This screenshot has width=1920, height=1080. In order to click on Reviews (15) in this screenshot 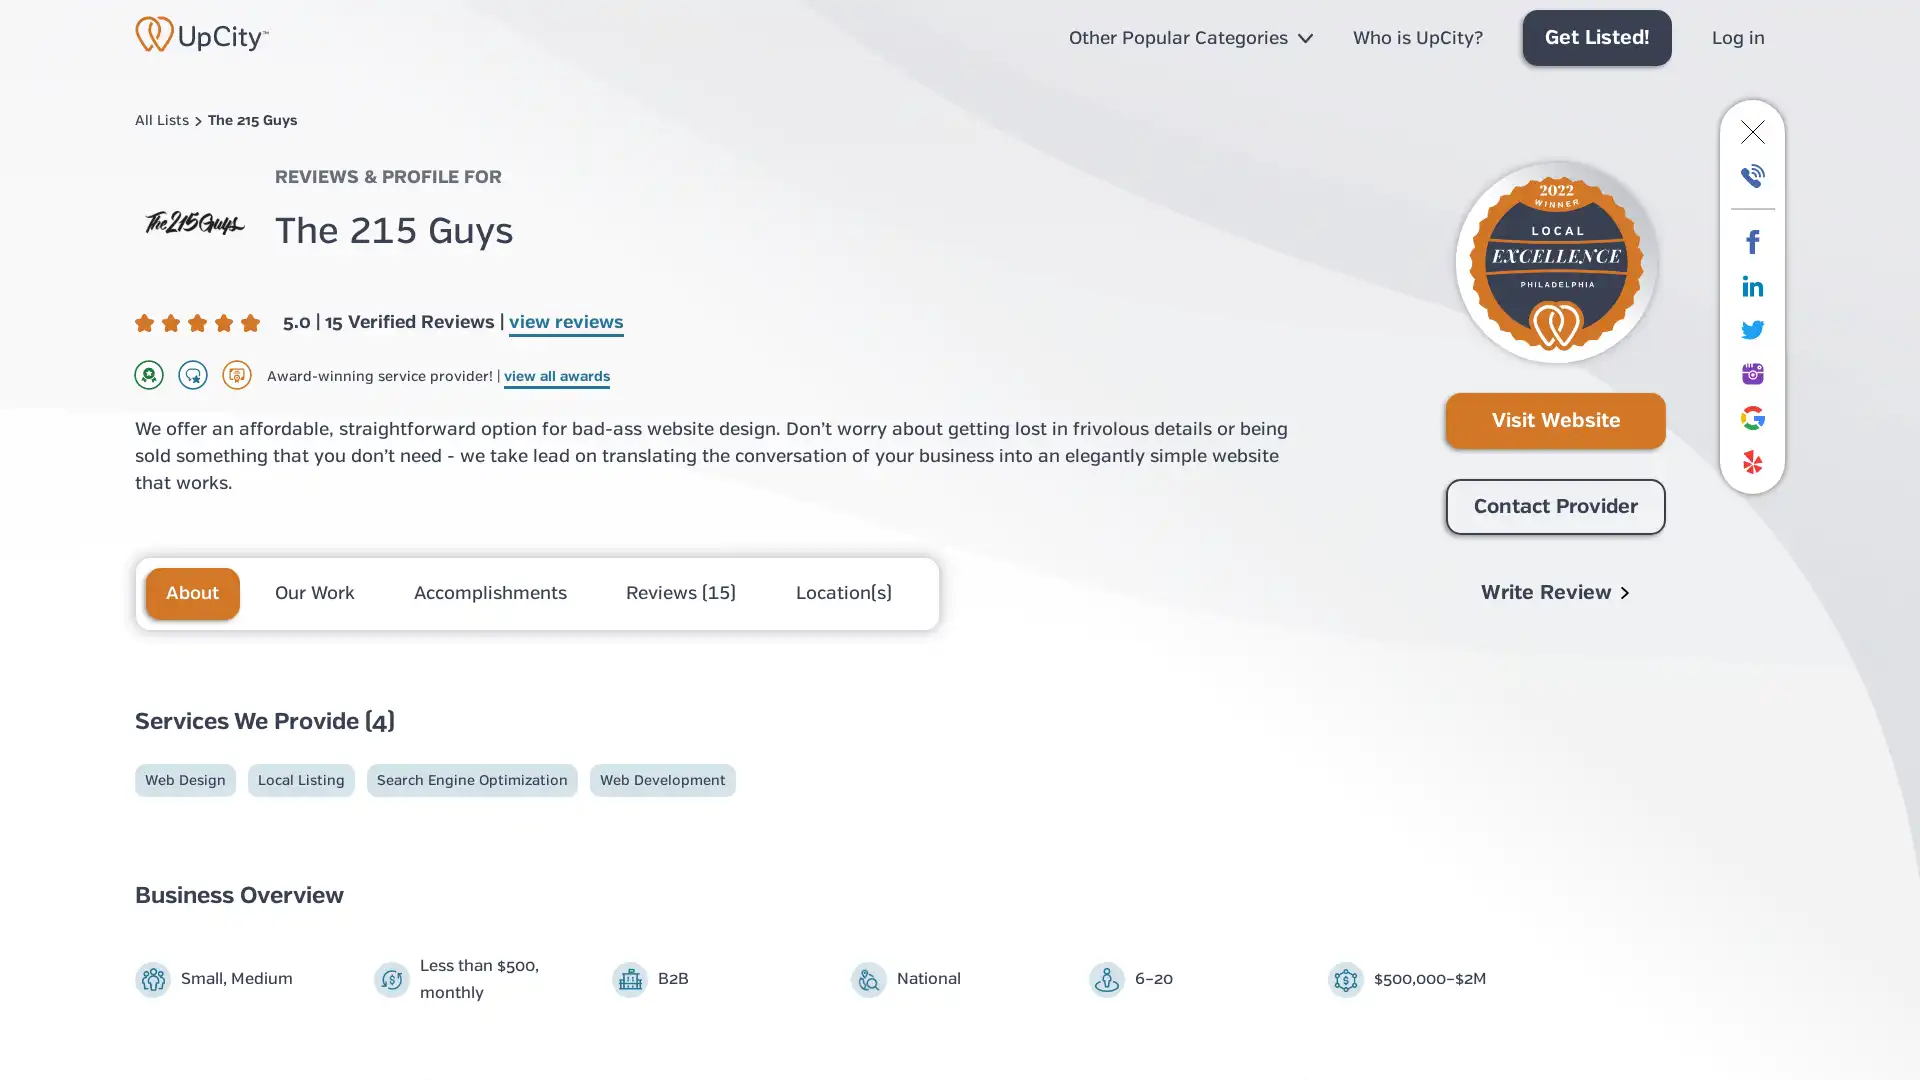, I will do `click(683, 592)`.